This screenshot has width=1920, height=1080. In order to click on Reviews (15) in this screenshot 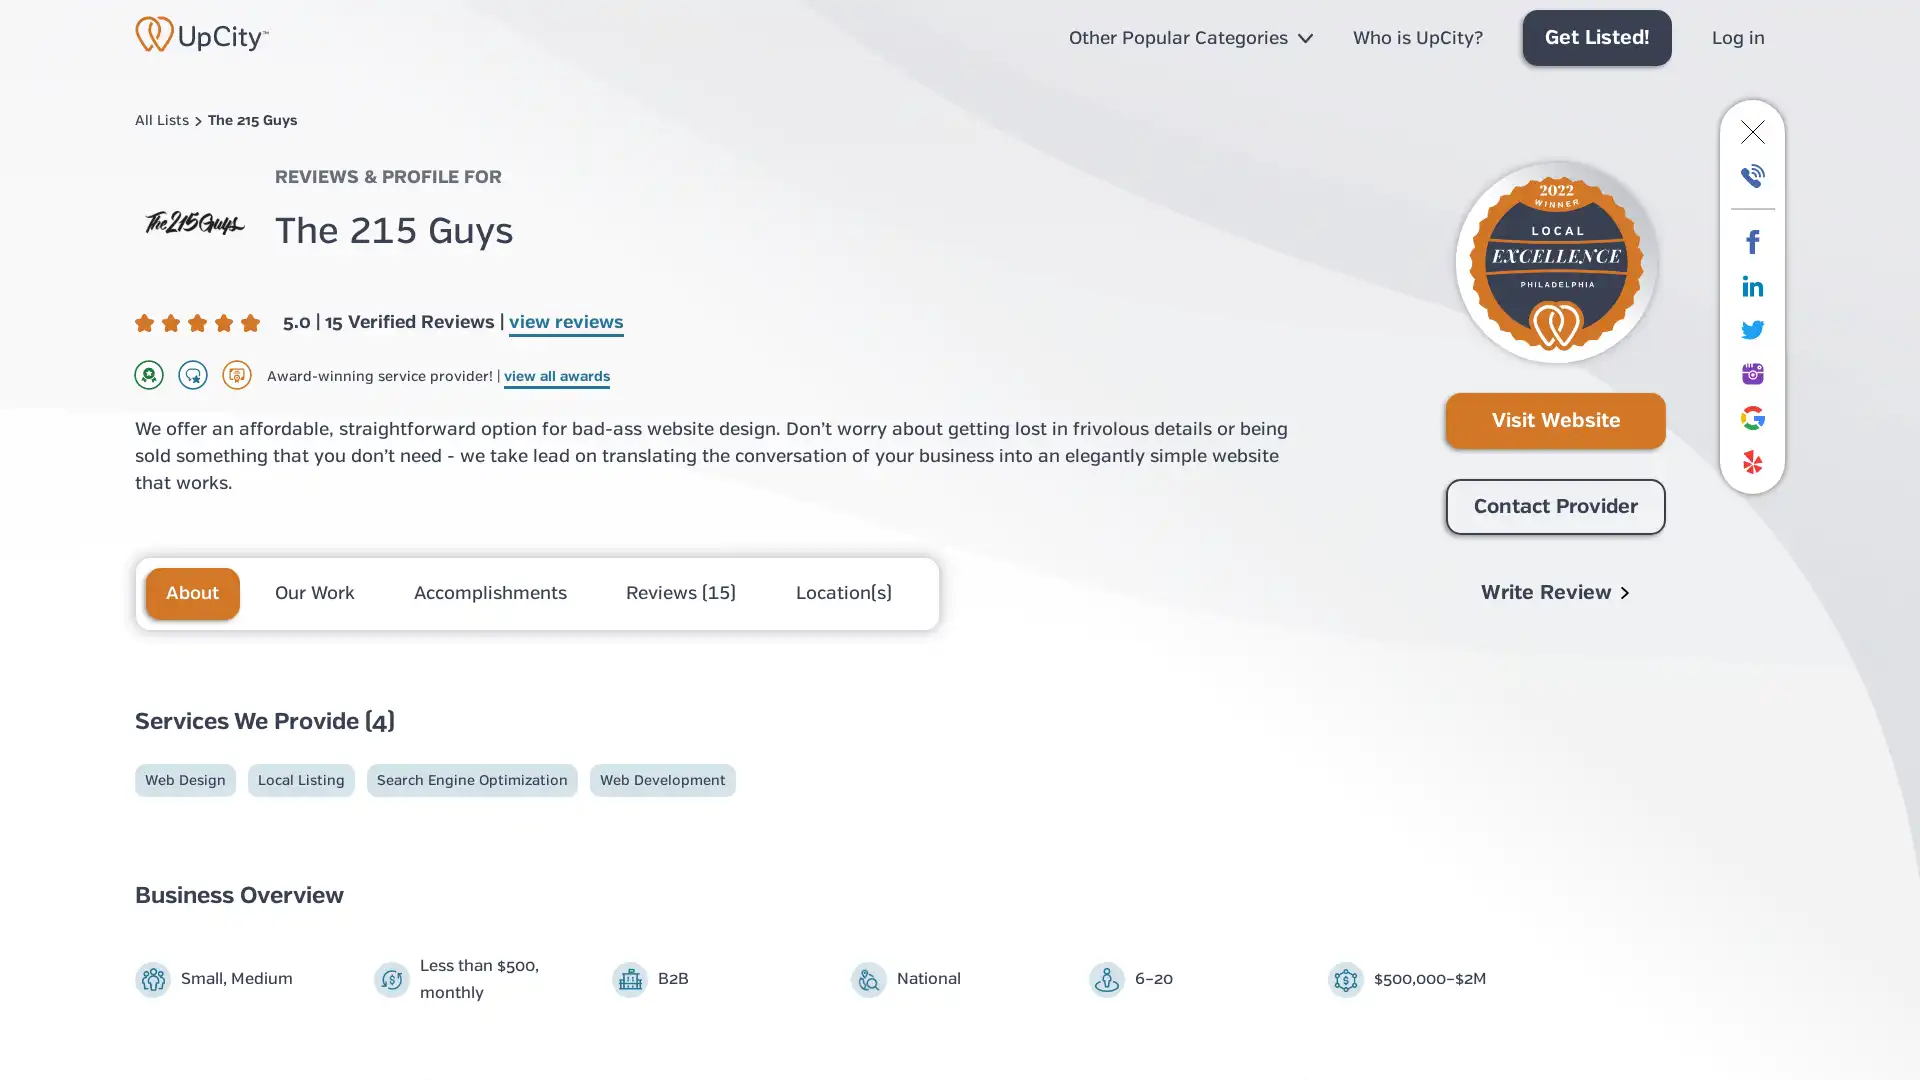, I will do `click(683, 592)`.